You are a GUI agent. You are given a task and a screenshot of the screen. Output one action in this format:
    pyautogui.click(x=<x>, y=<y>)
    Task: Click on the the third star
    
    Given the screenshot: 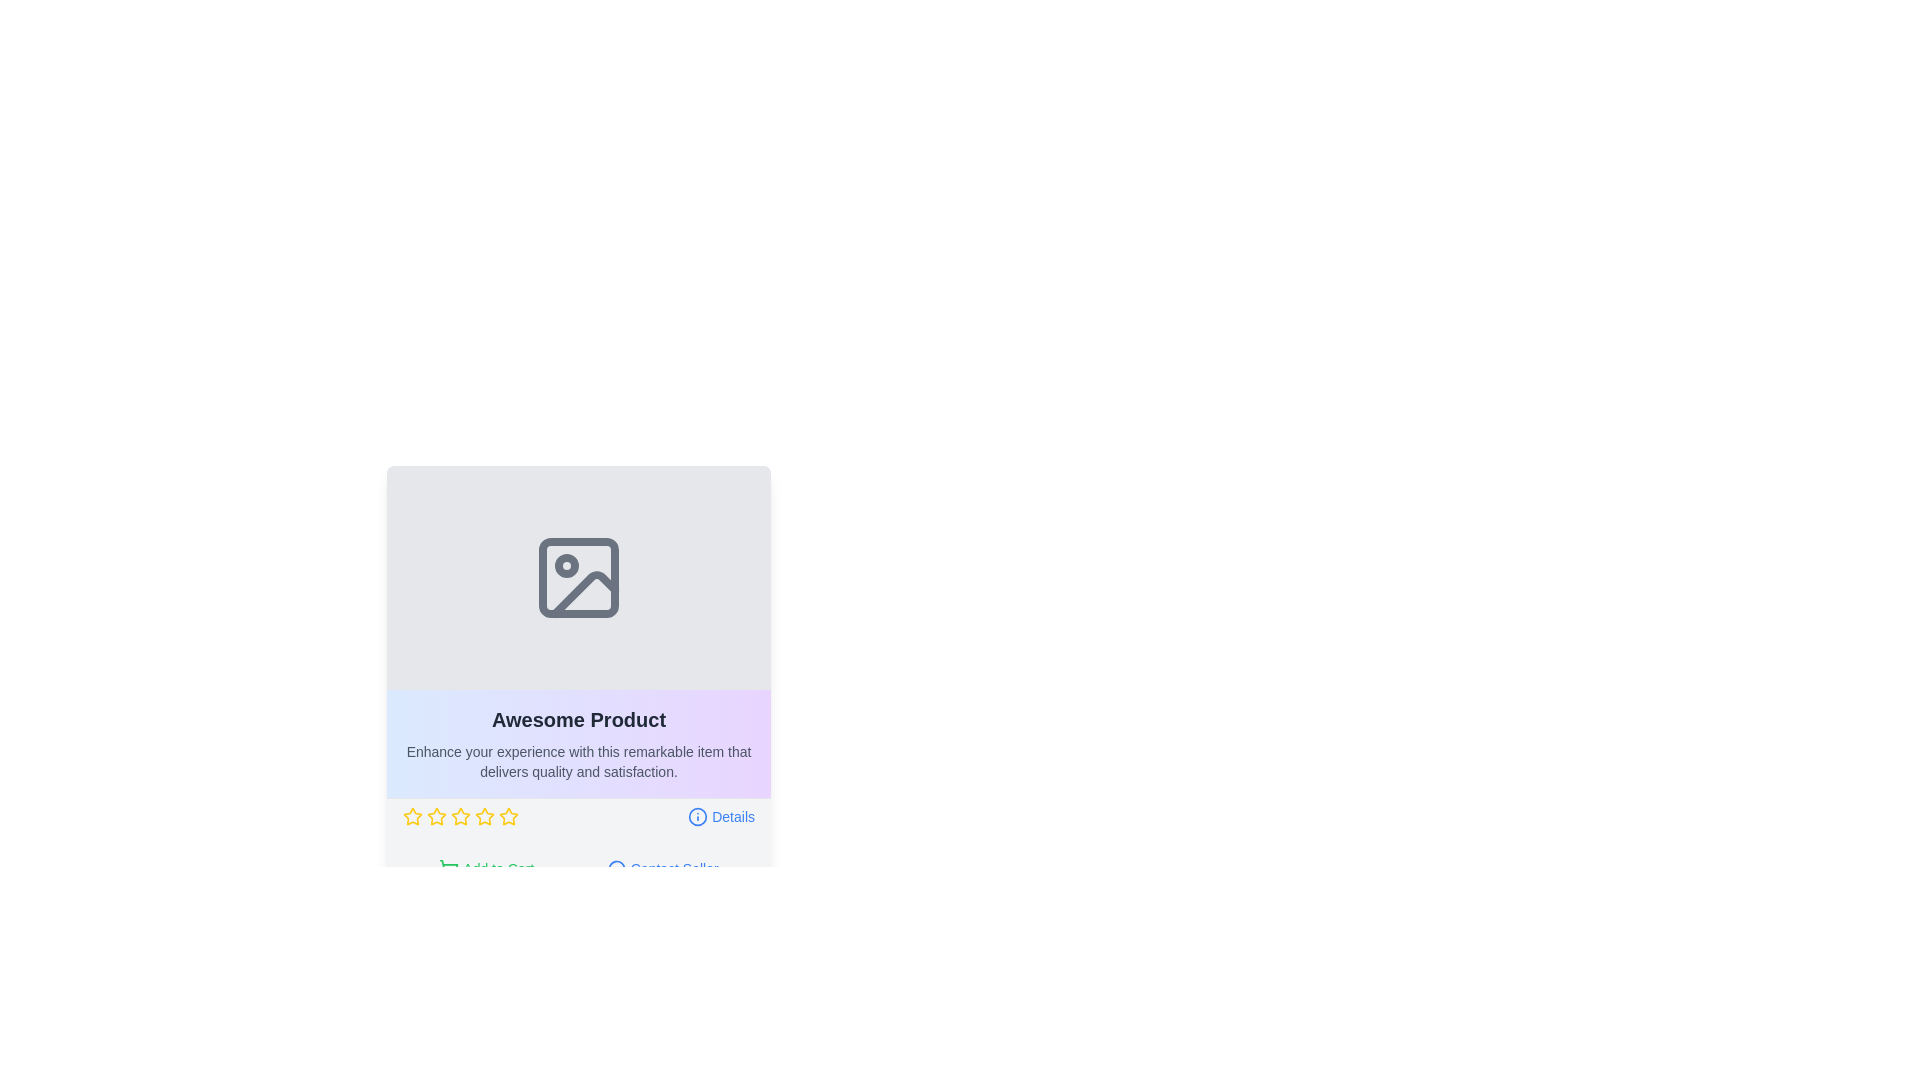 What is the action you would take?
    pyautogui.click(x=459, y=817)
    